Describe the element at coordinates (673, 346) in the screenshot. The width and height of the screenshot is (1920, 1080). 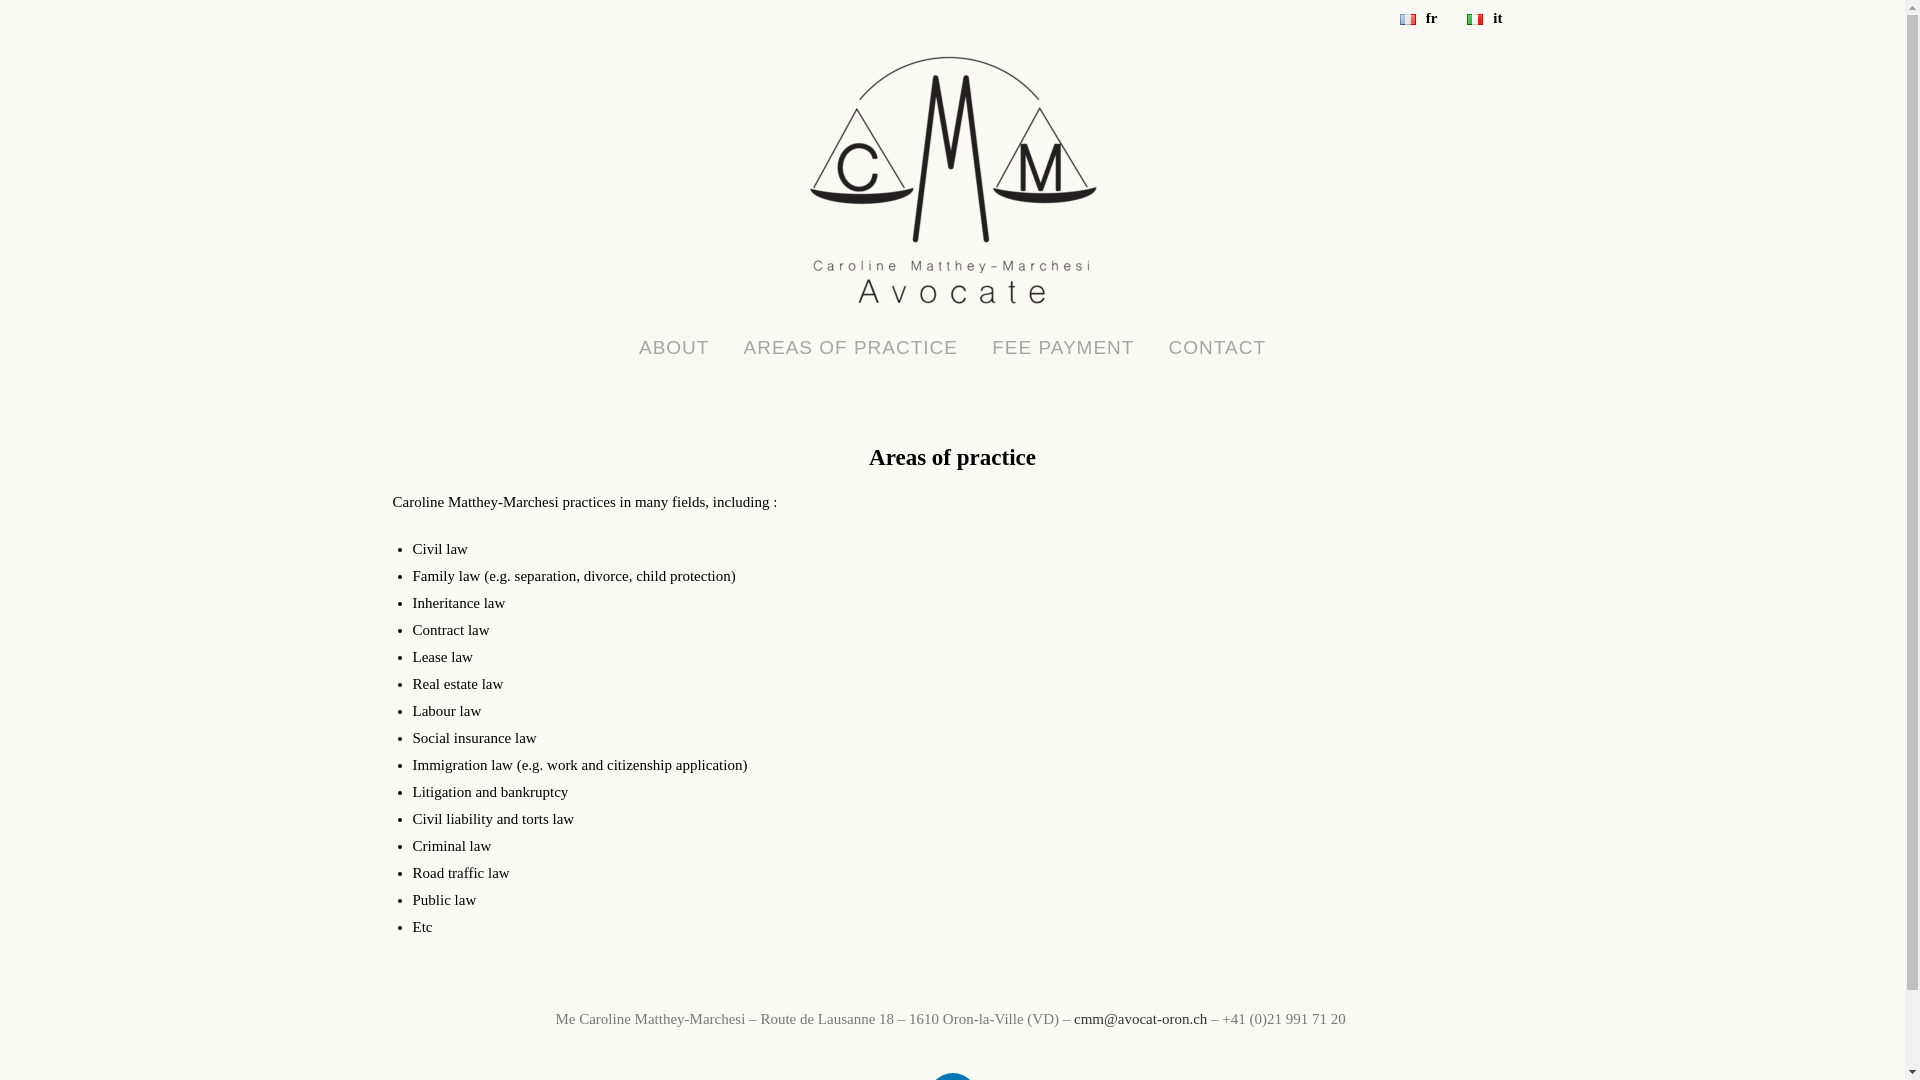
I see `'ABOUT'` at that location.